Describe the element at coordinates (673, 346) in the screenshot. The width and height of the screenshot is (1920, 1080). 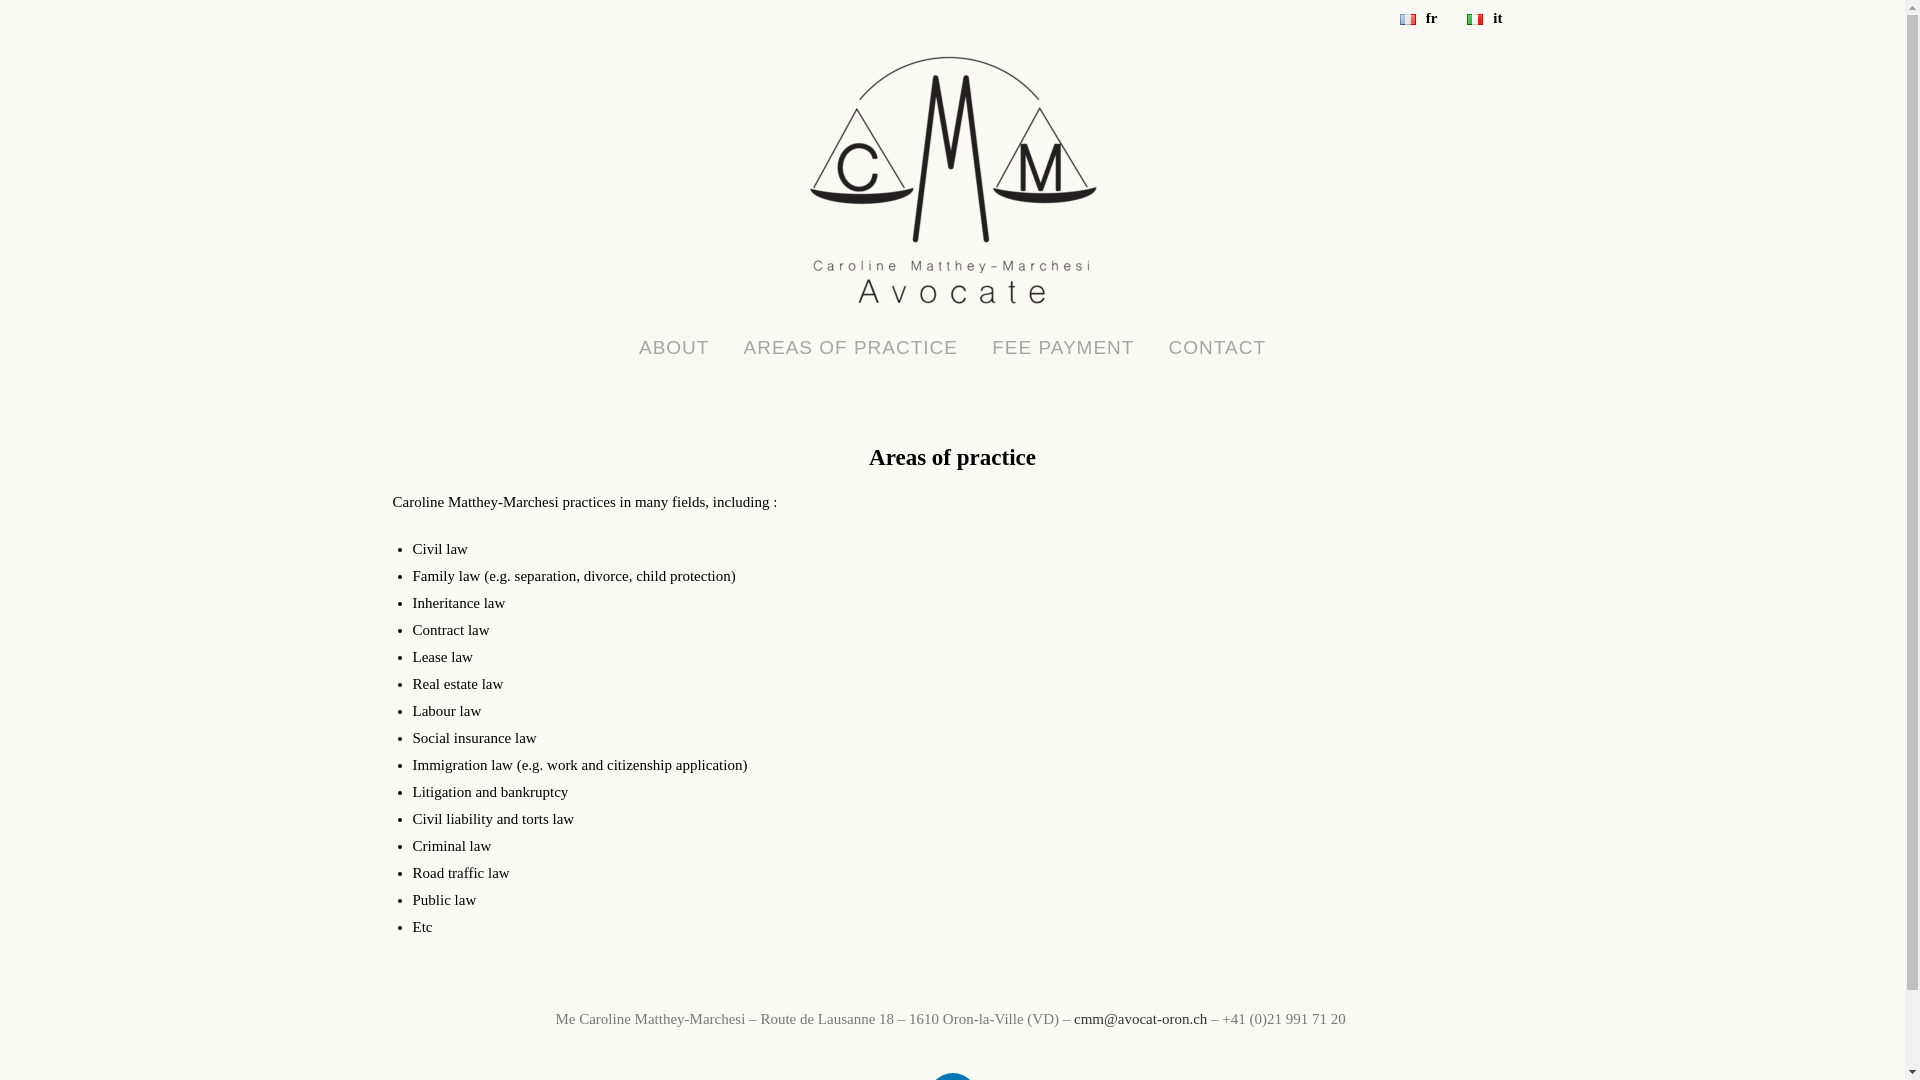
I see `'ABOUT'` at that location.